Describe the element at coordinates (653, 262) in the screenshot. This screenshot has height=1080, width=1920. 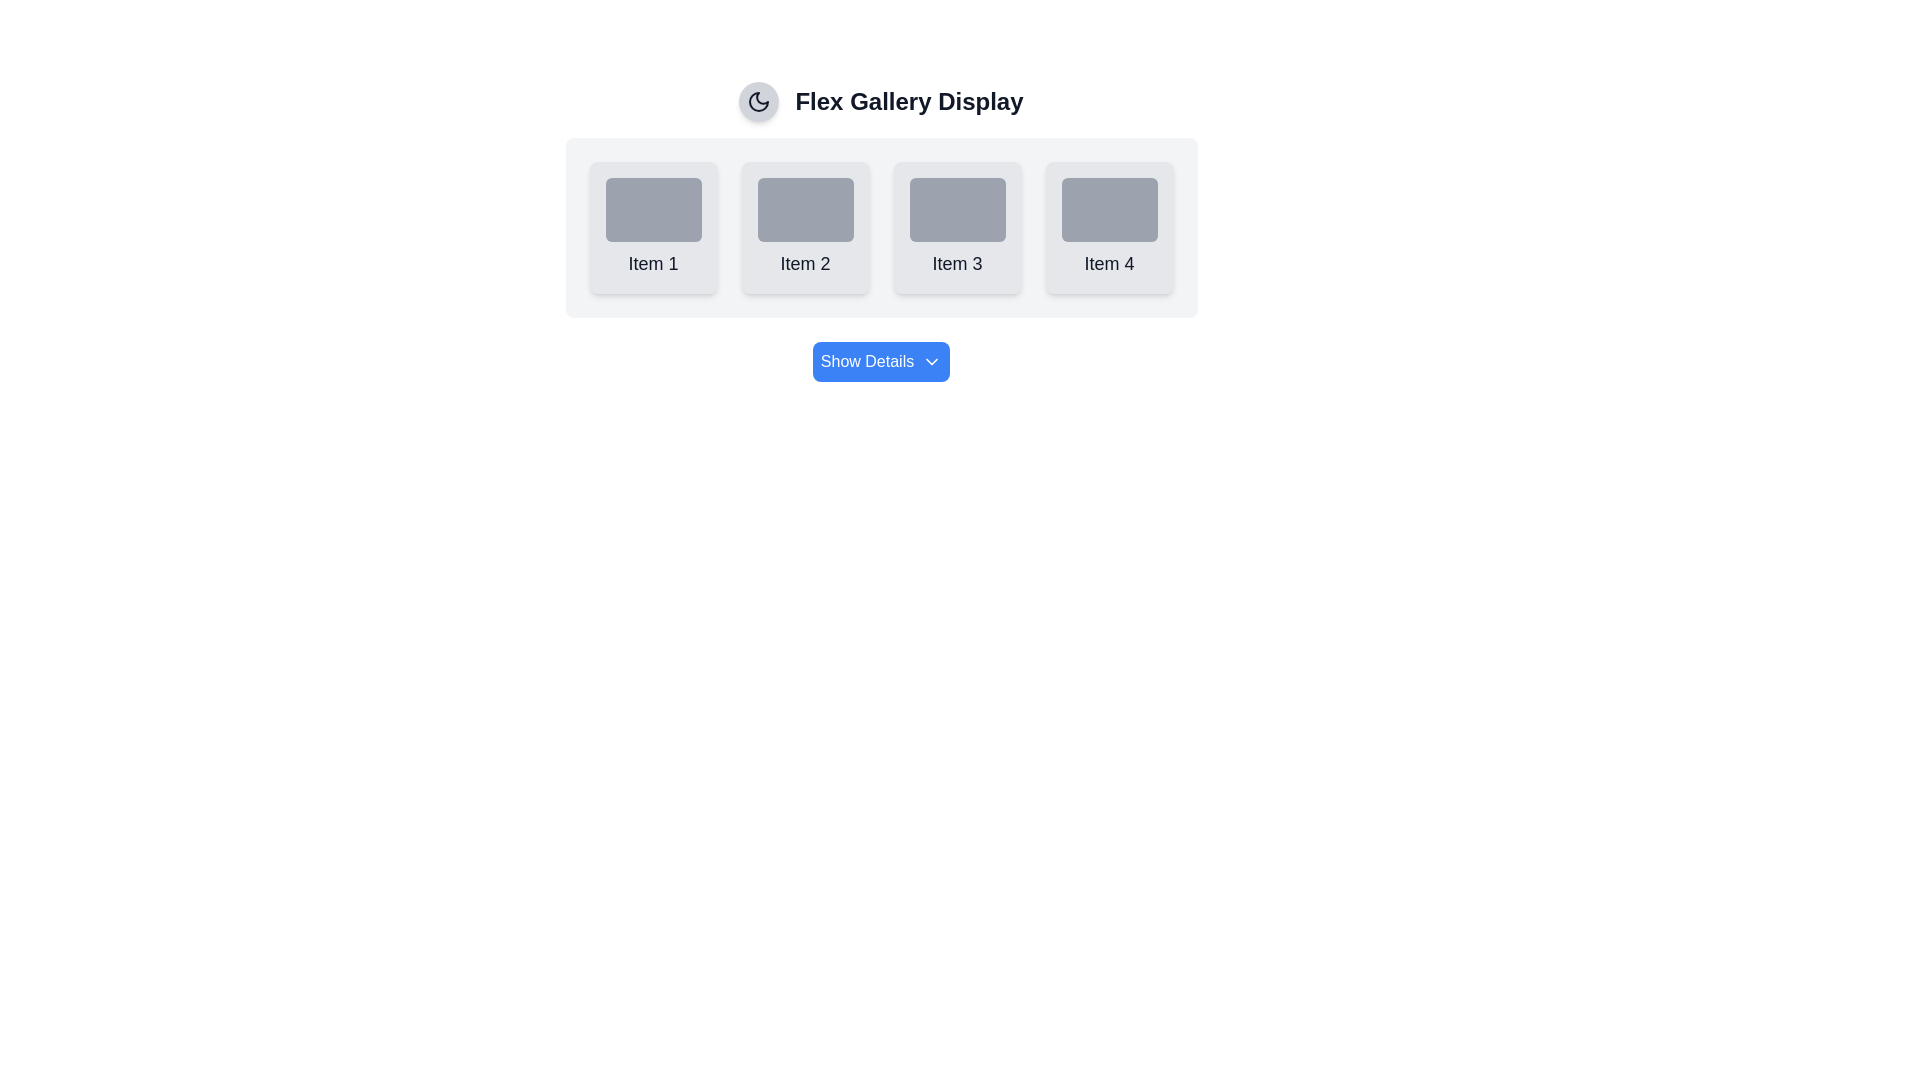
I see `the static text label located within the first card of the flex-based gallery layout, positioned directly below the rectangular placeholder image` at that location.